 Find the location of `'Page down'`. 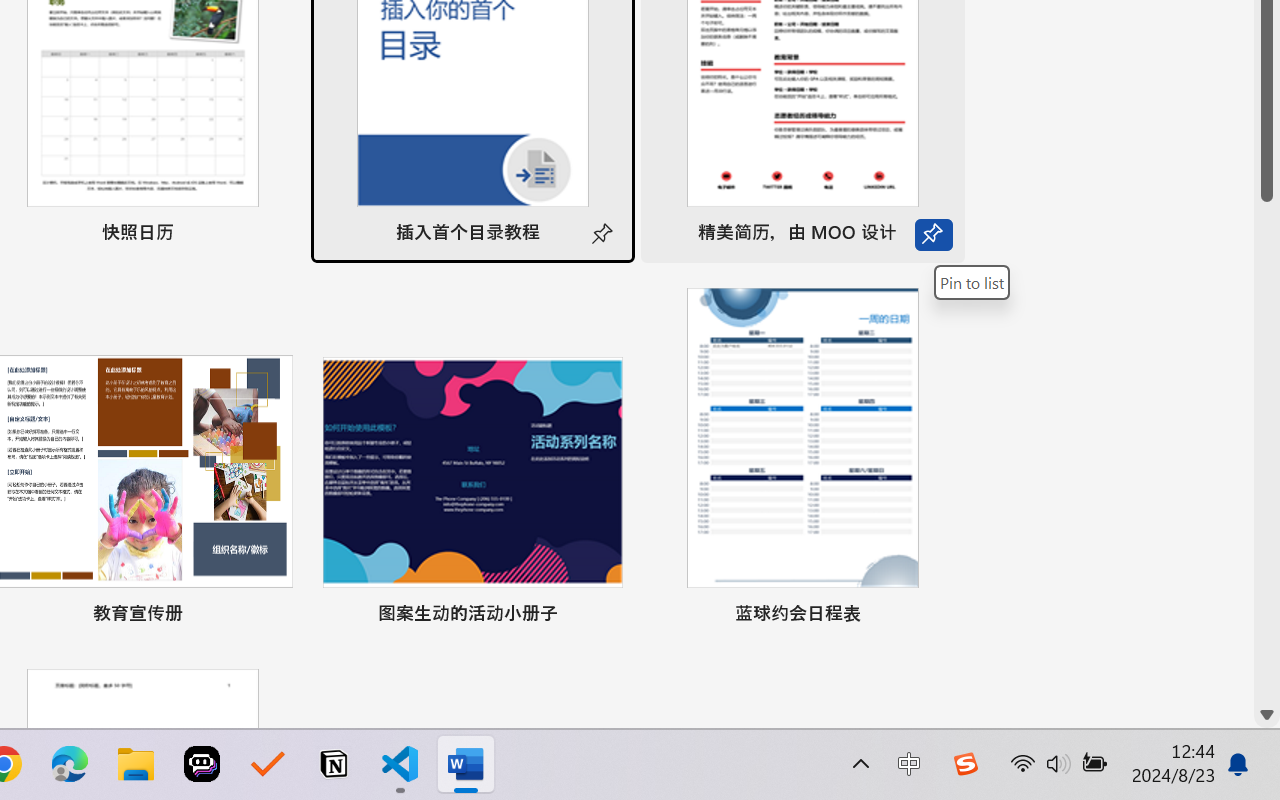

'Page down' is located at coordinates (1266, 450).